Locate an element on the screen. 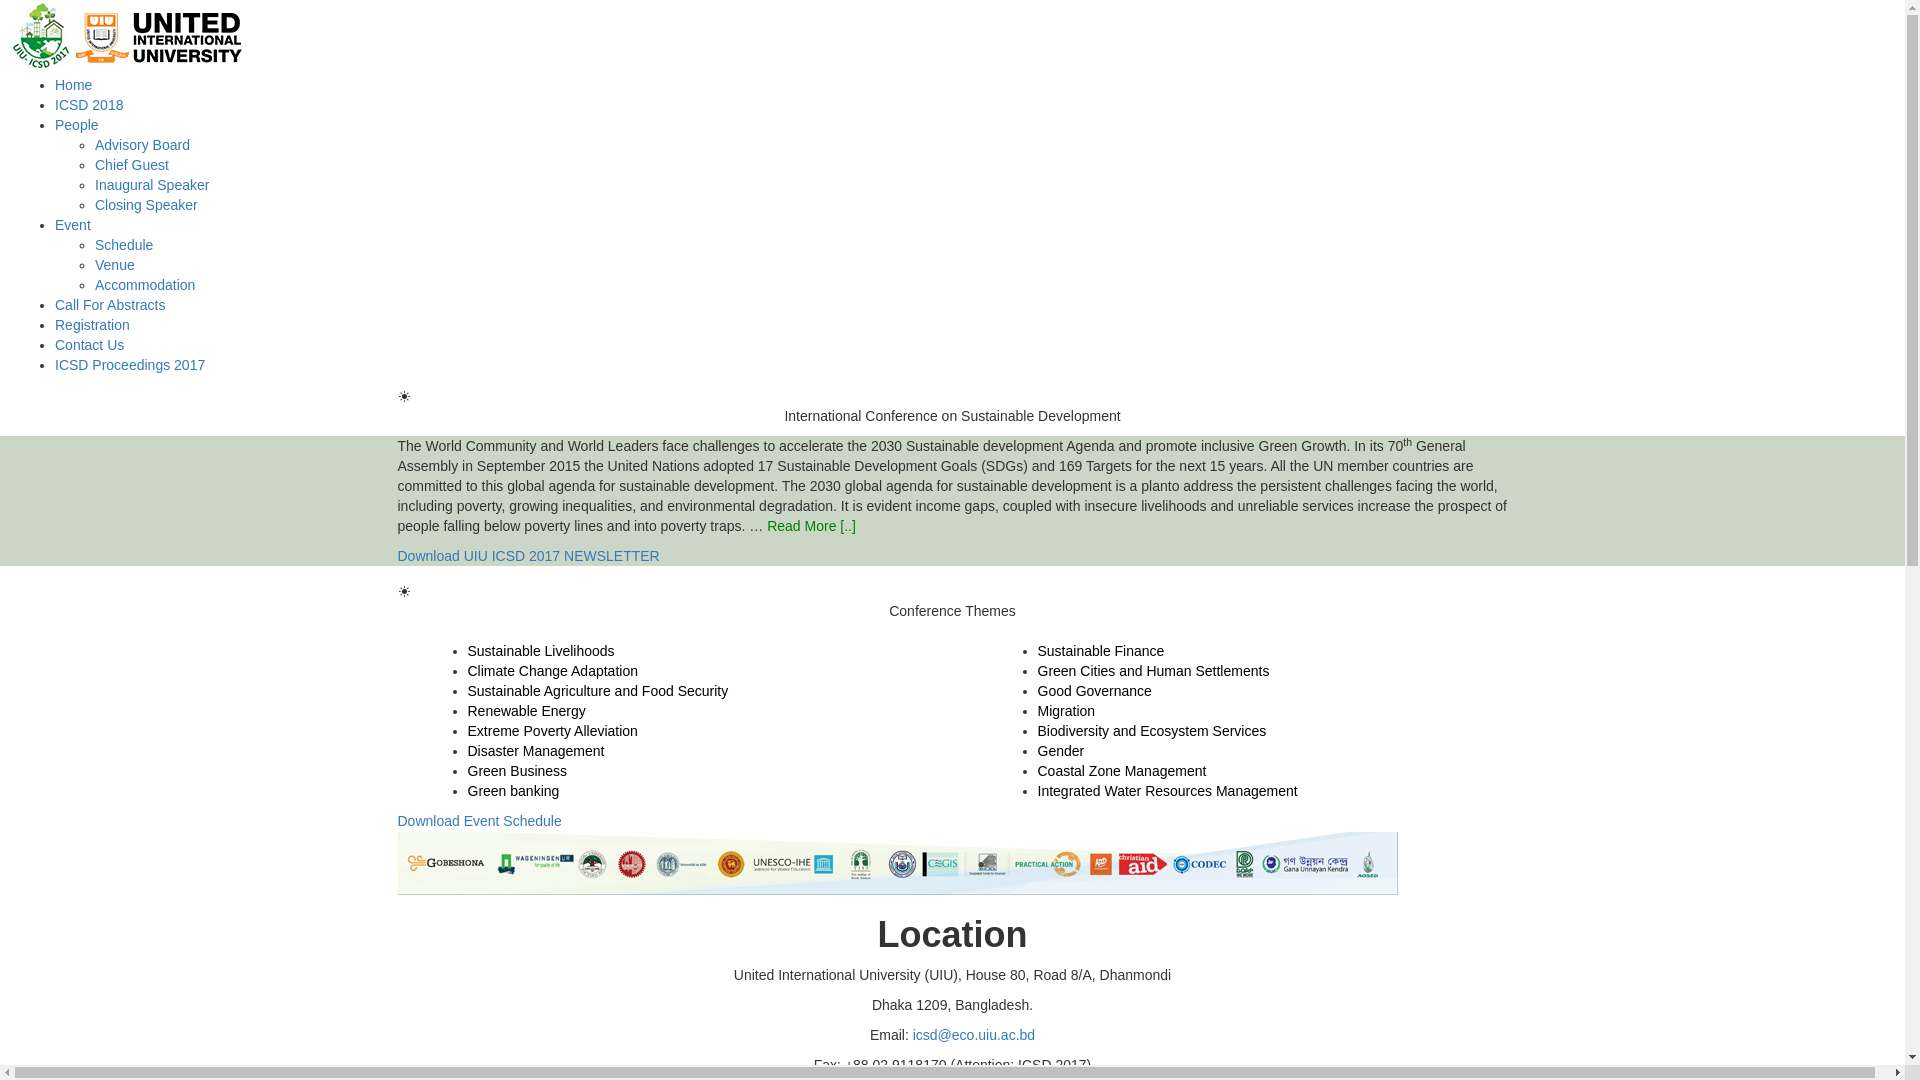 Image resolution: width=1920 pixels, height=1080 pixels. 'Venue' is located at coordinates (94, 264).